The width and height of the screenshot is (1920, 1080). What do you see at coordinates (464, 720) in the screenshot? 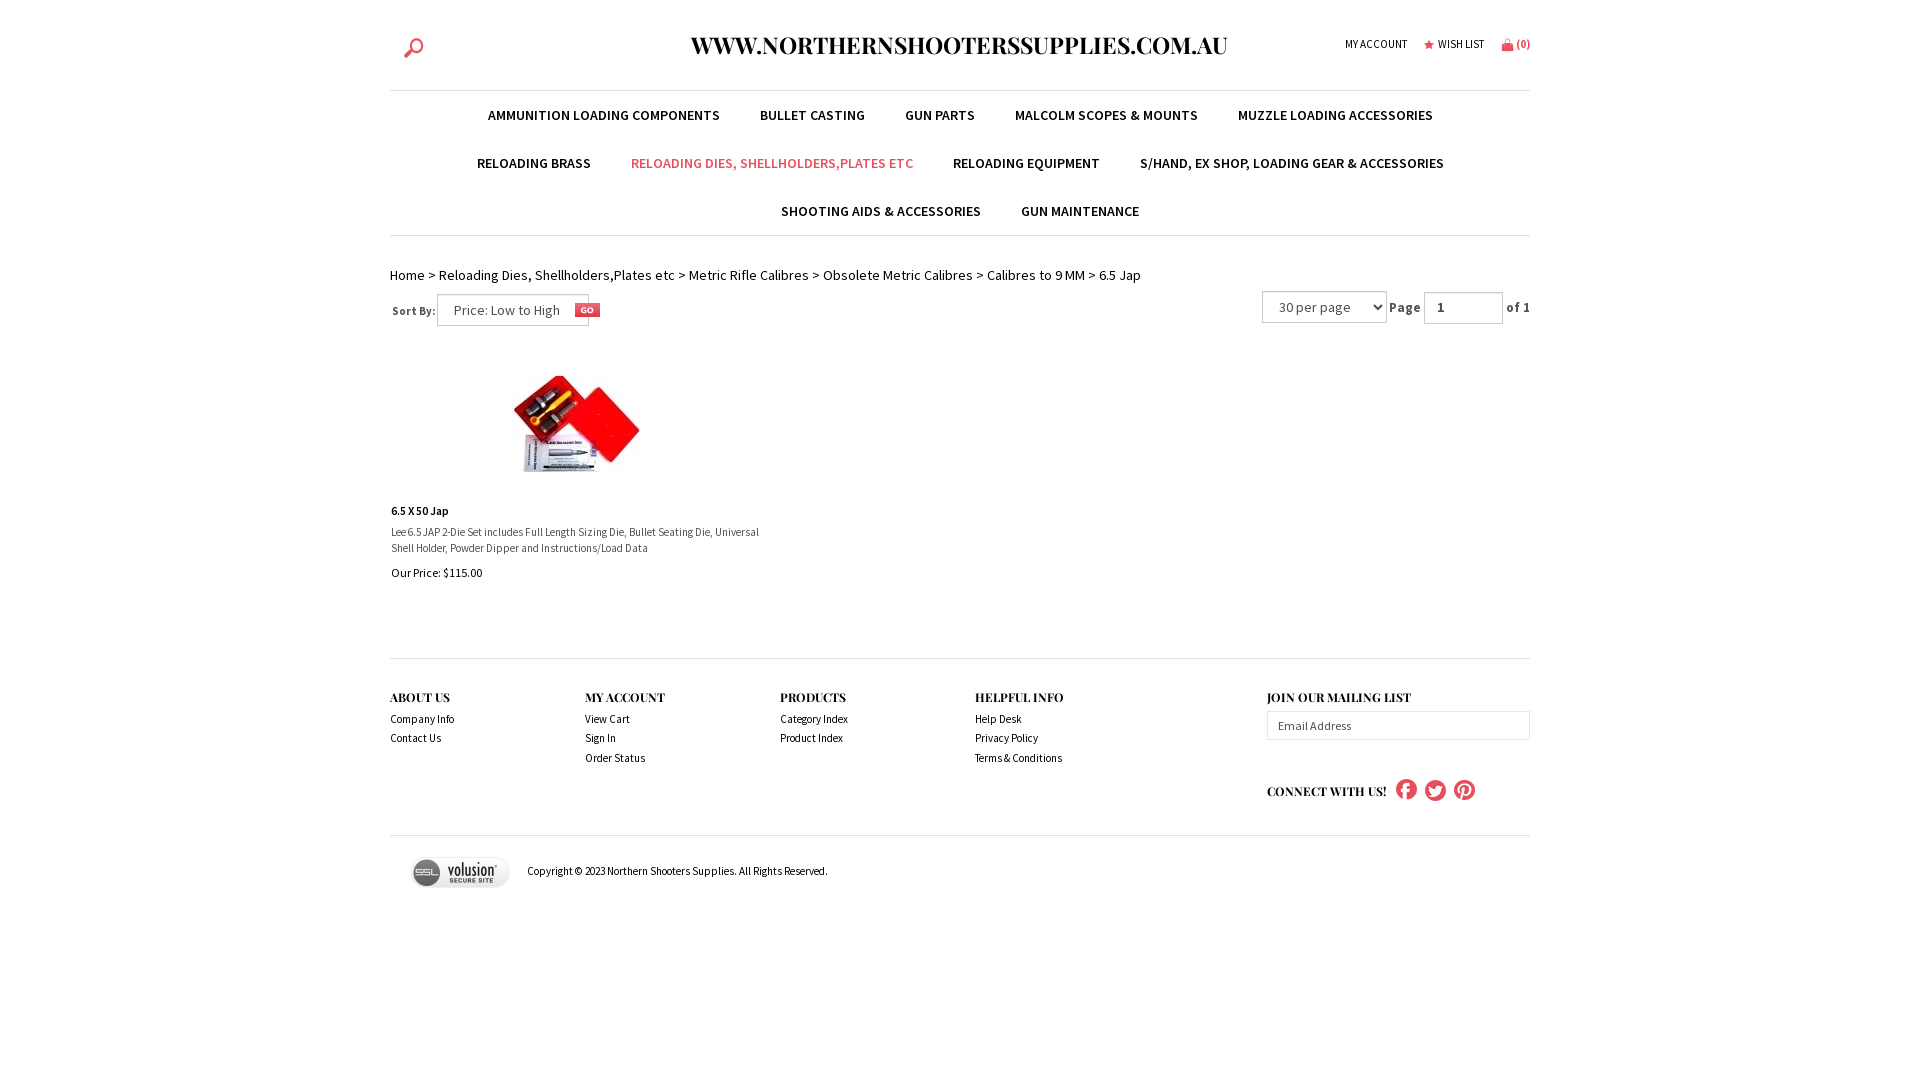
I see `'Company Info'` at bounding box center [464, 720].